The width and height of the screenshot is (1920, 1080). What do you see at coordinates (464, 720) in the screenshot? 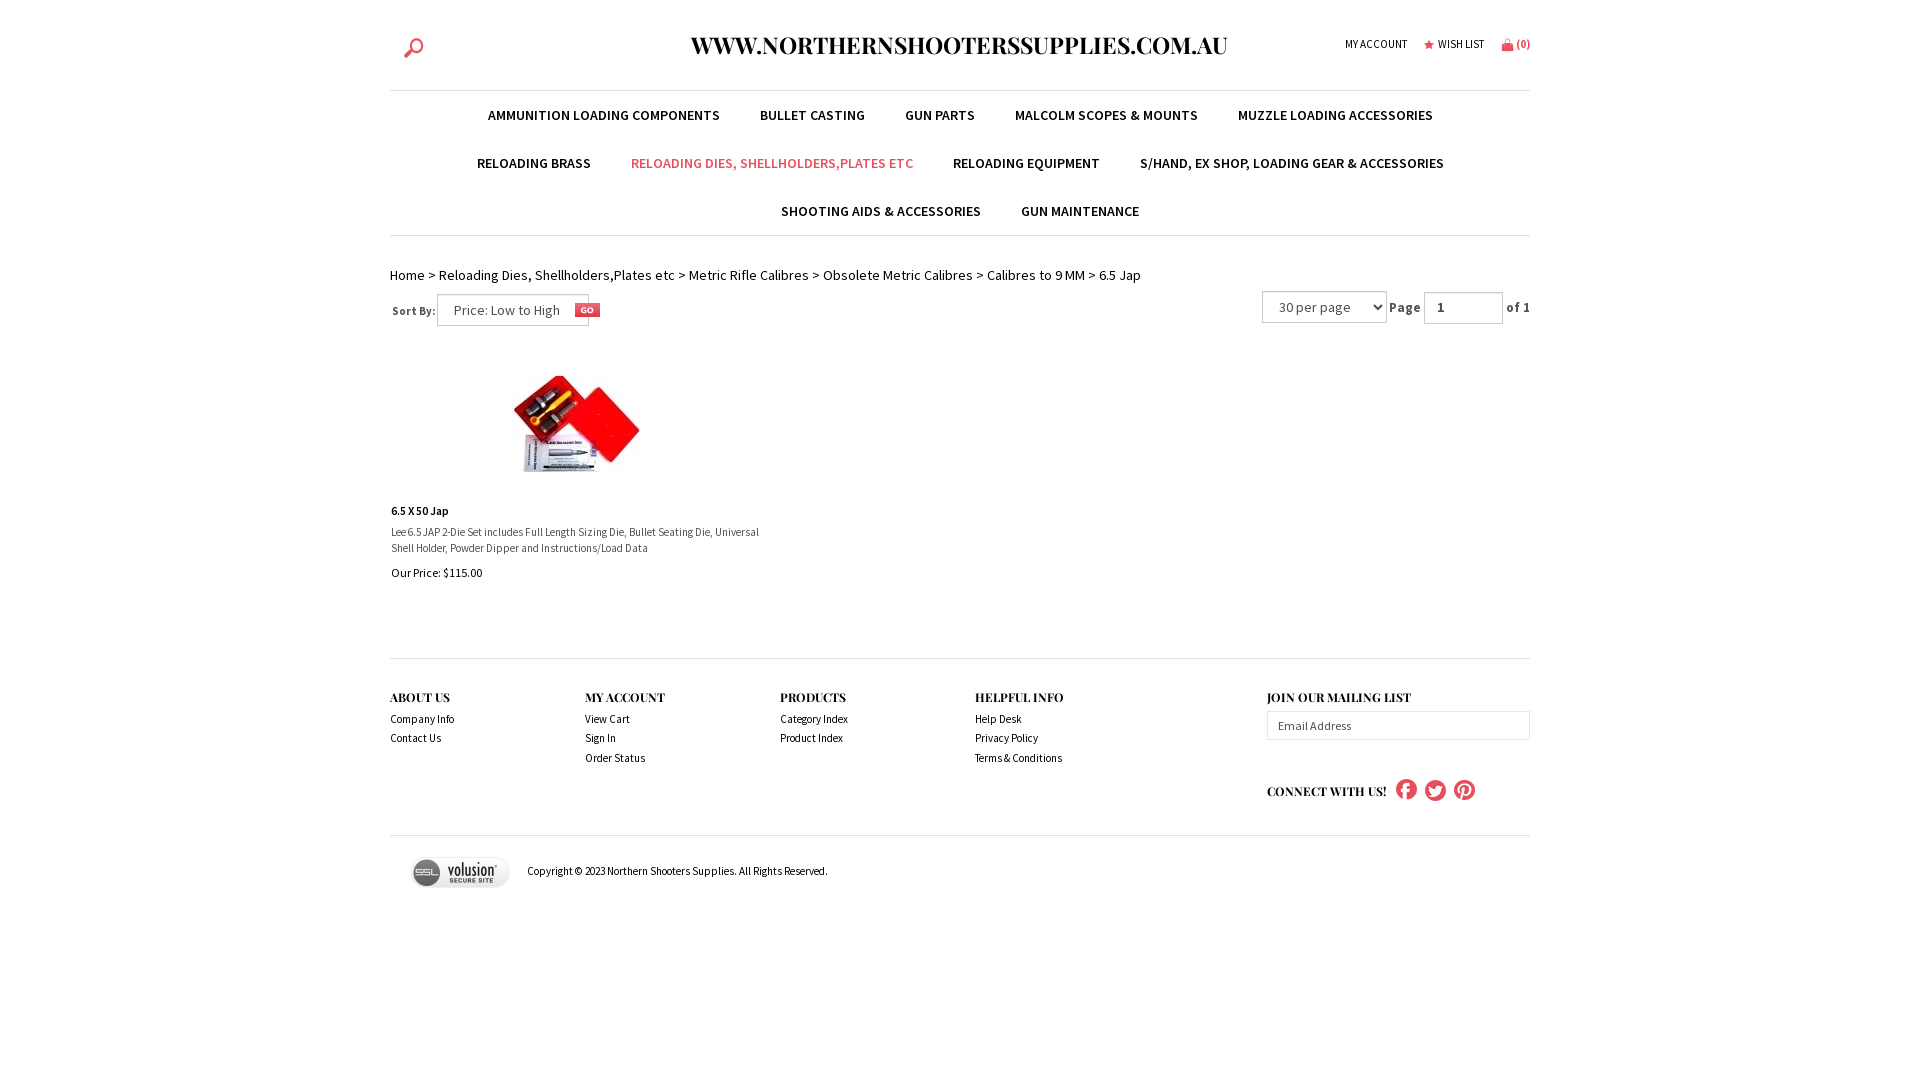
I see `'Company Info'` at bounding box center [464, 720].